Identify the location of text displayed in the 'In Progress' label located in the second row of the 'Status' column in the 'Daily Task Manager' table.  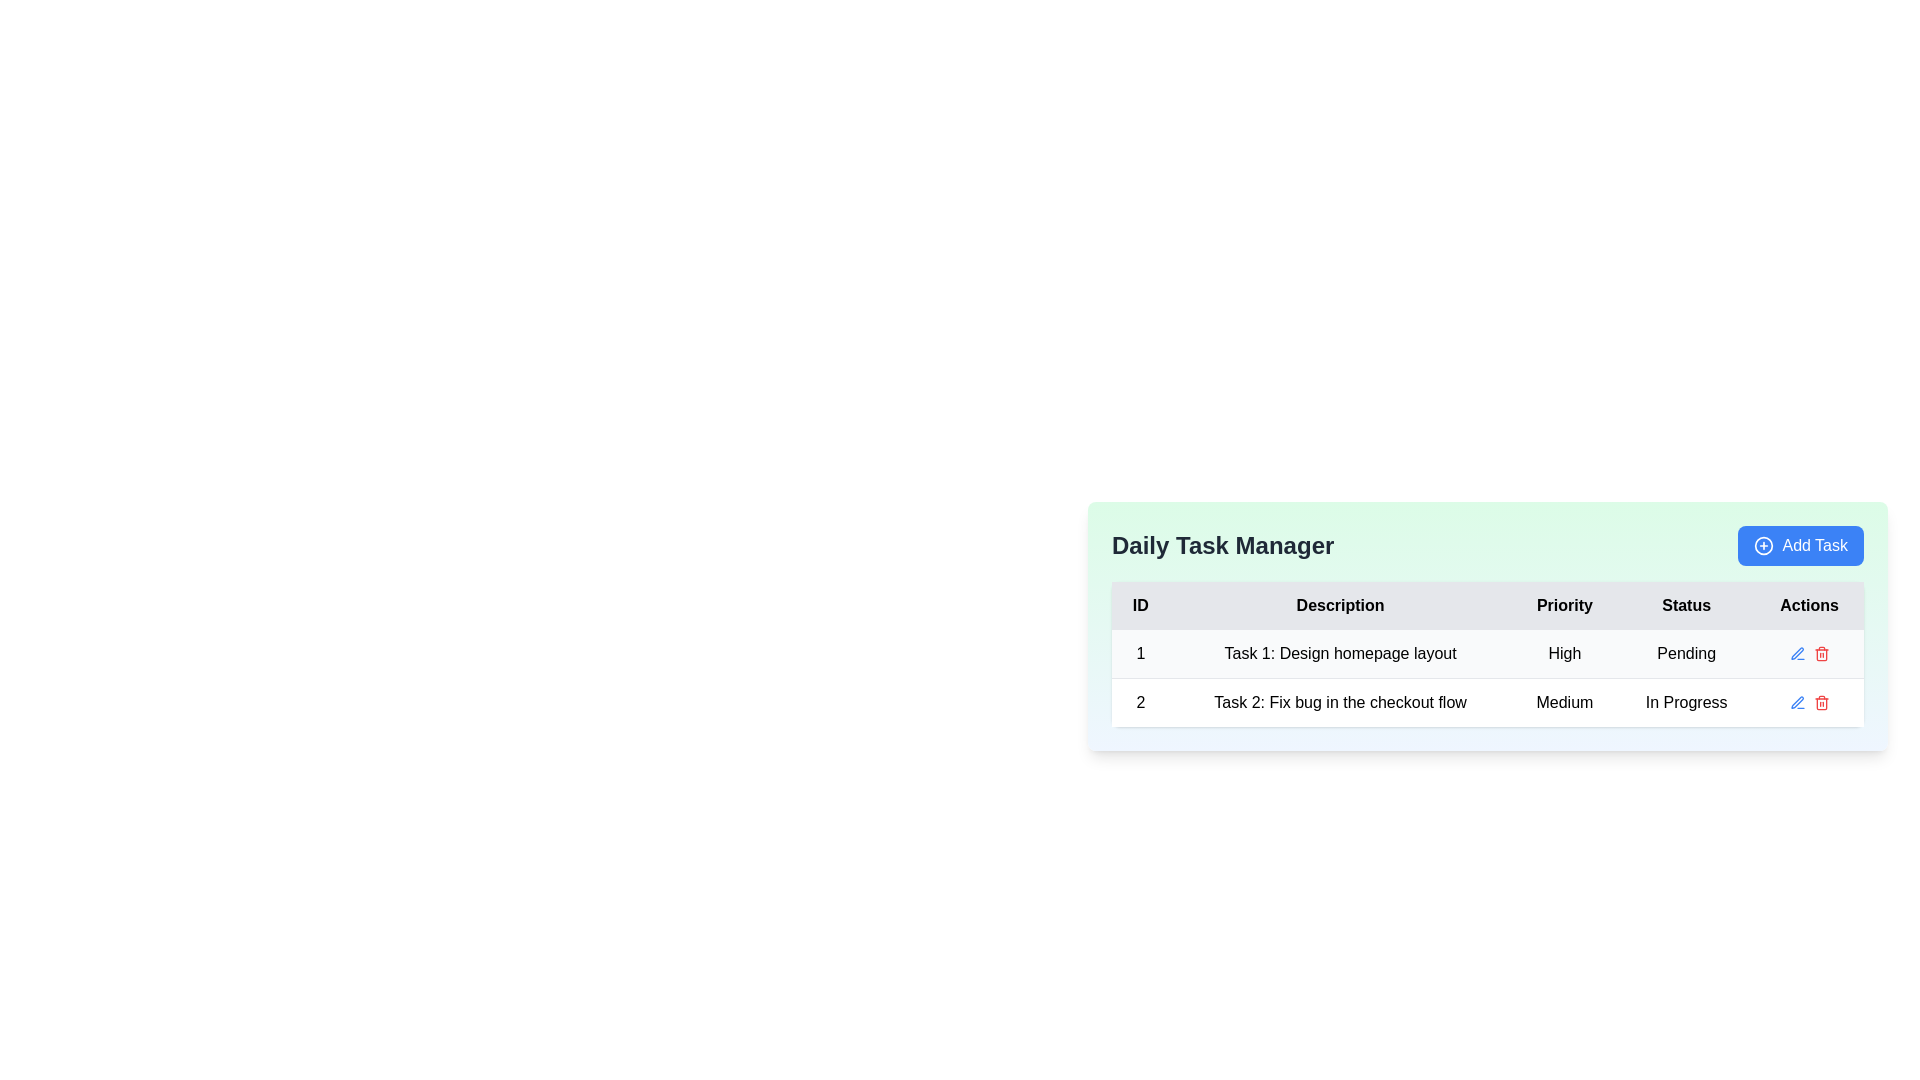
(1685, 701).